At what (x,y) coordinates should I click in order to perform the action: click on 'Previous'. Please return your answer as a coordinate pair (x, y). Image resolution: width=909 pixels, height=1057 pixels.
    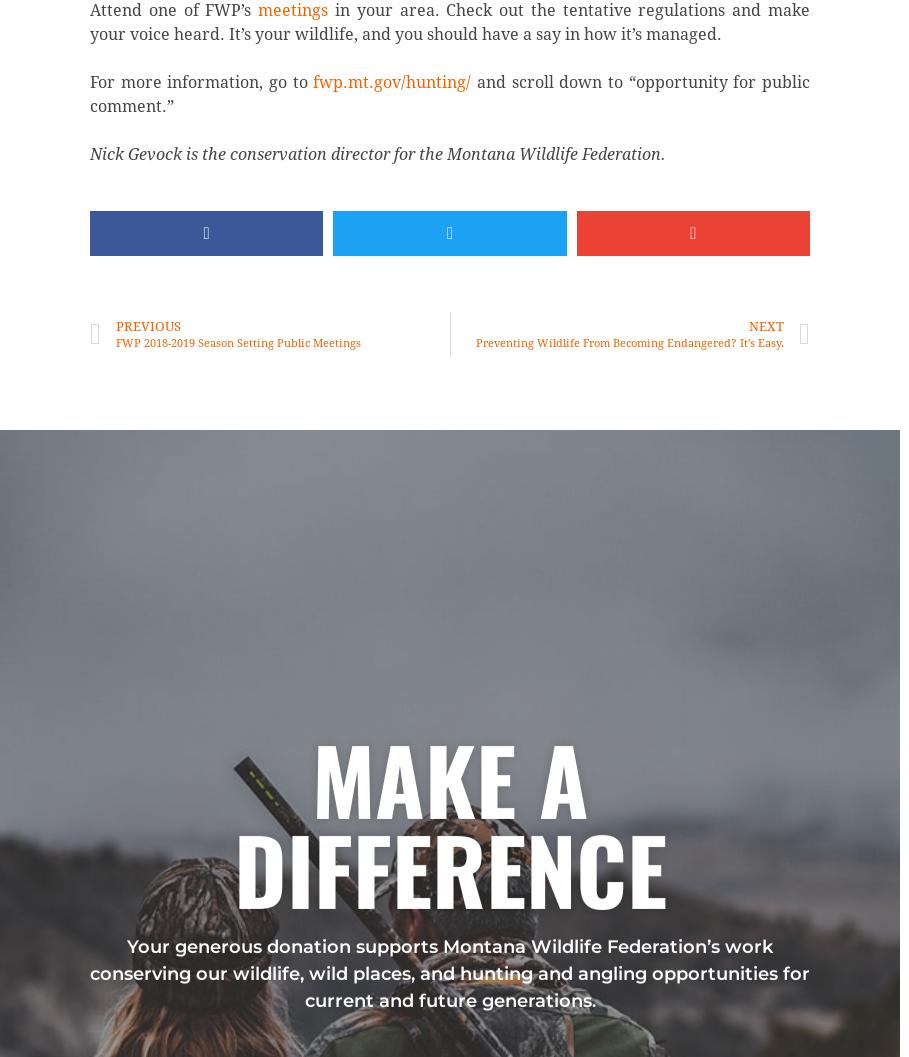
    Looking at the image, I should click on (146, 325).